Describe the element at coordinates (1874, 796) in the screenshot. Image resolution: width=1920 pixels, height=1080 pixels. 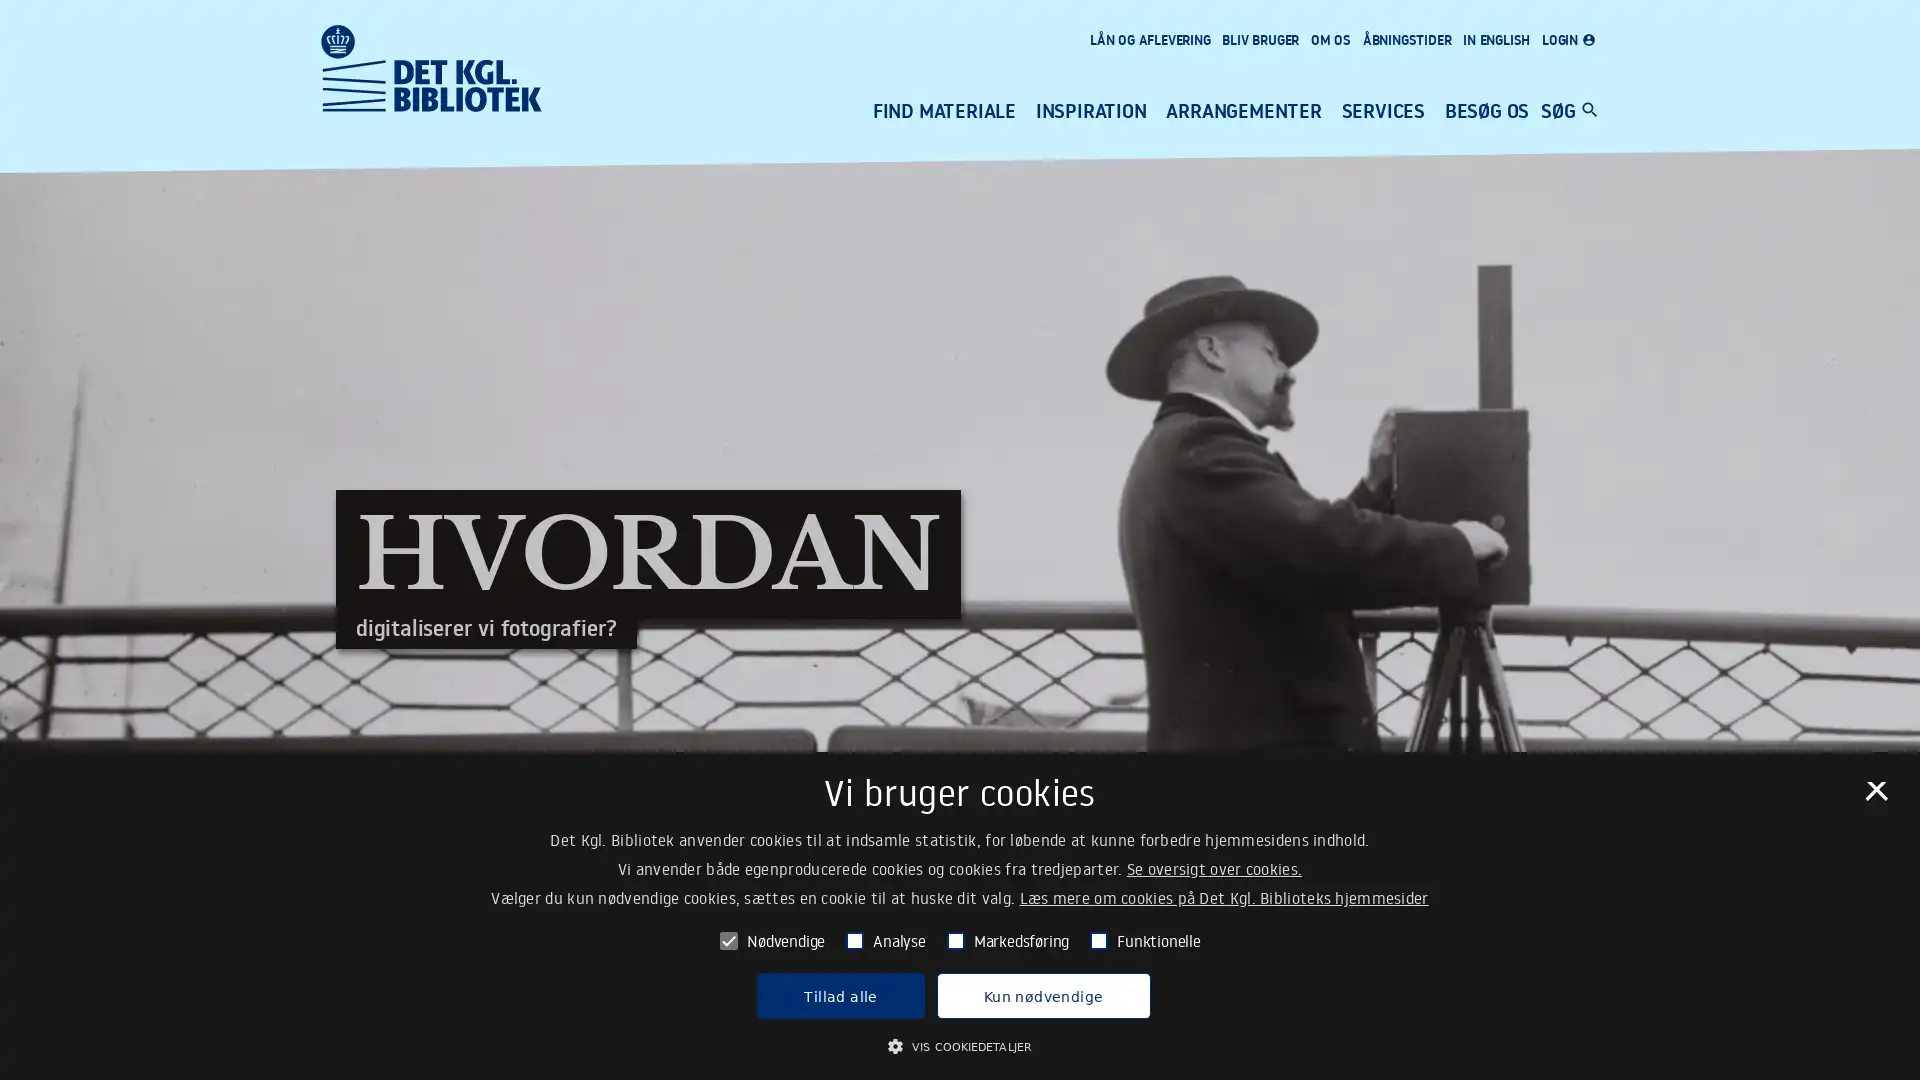
I see `Close` at that location.